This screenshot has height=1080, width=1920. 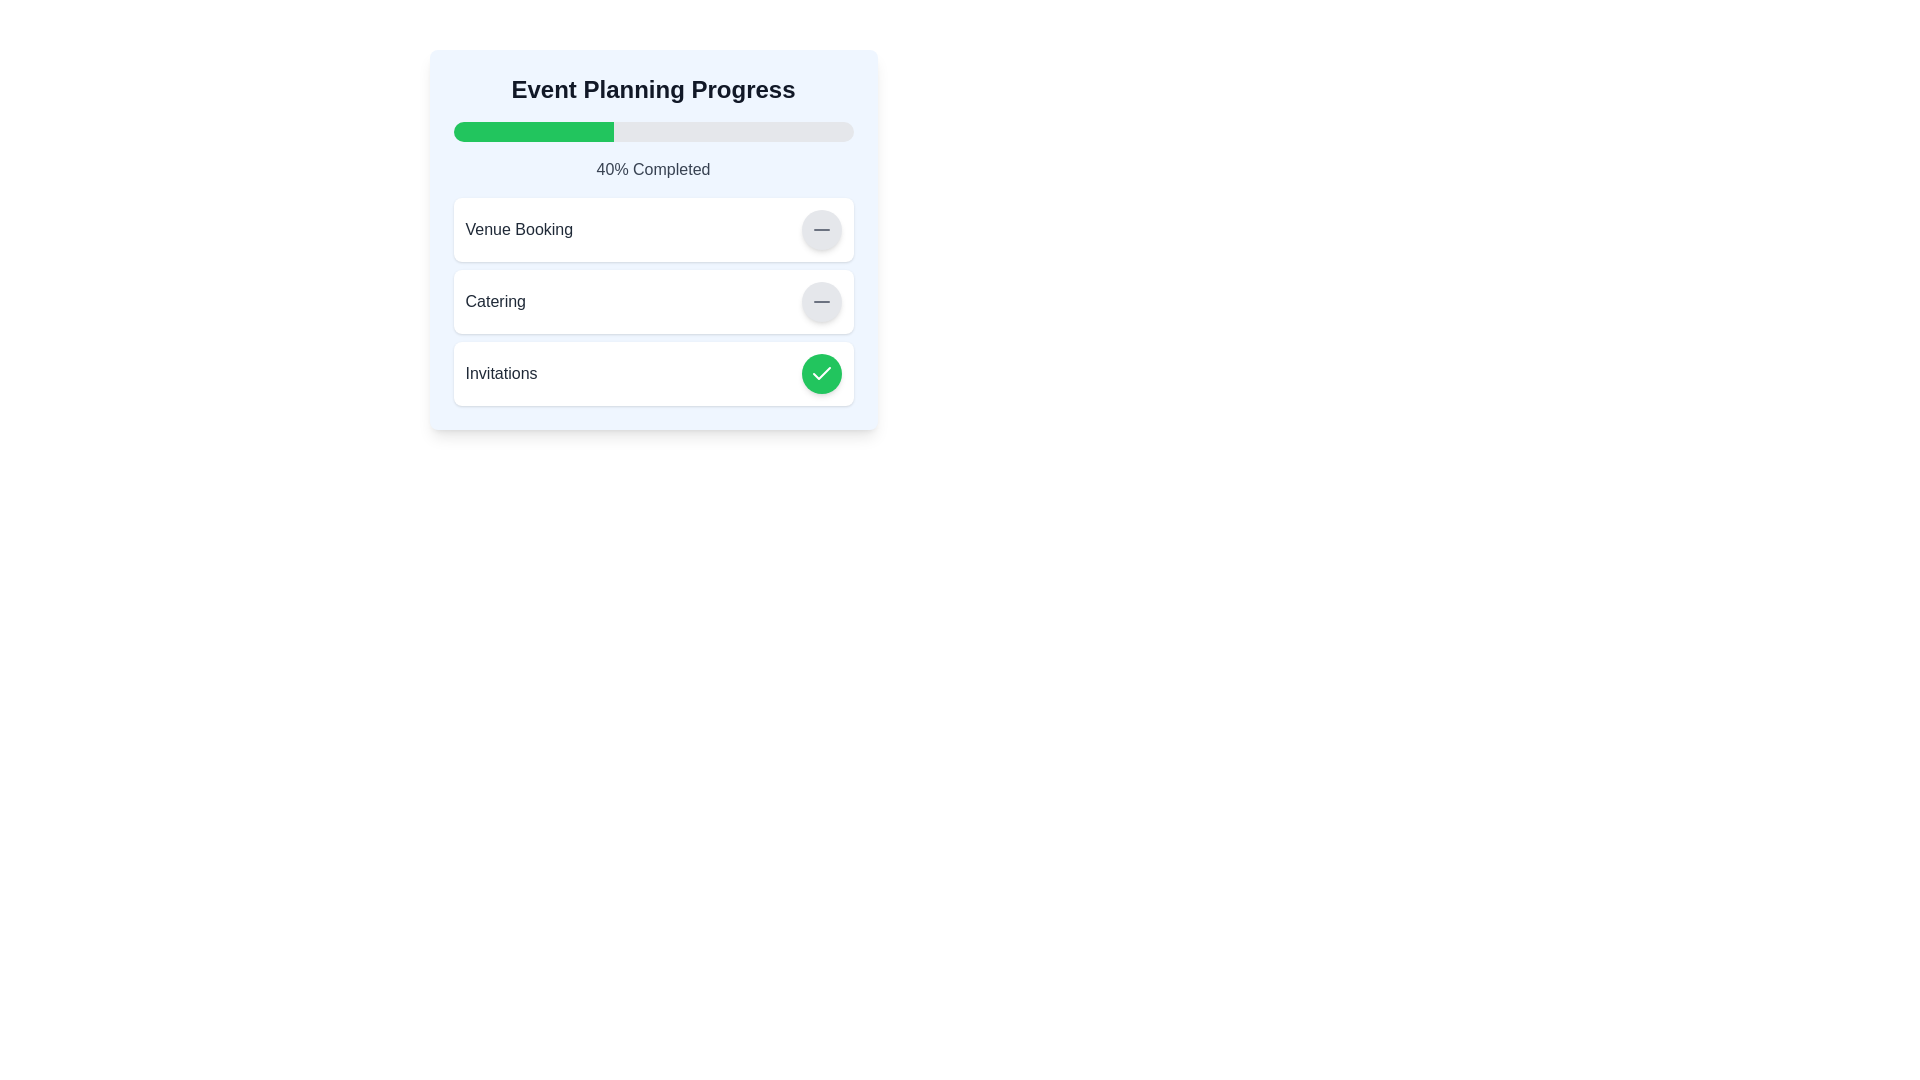 What do you see at coordinates (533, 131) in the screenshot?
I see `the left section of the 'Event Planning Progress' progress bar segment, which visually indicates 40% completion of a task` at bounding box center [533, 131].